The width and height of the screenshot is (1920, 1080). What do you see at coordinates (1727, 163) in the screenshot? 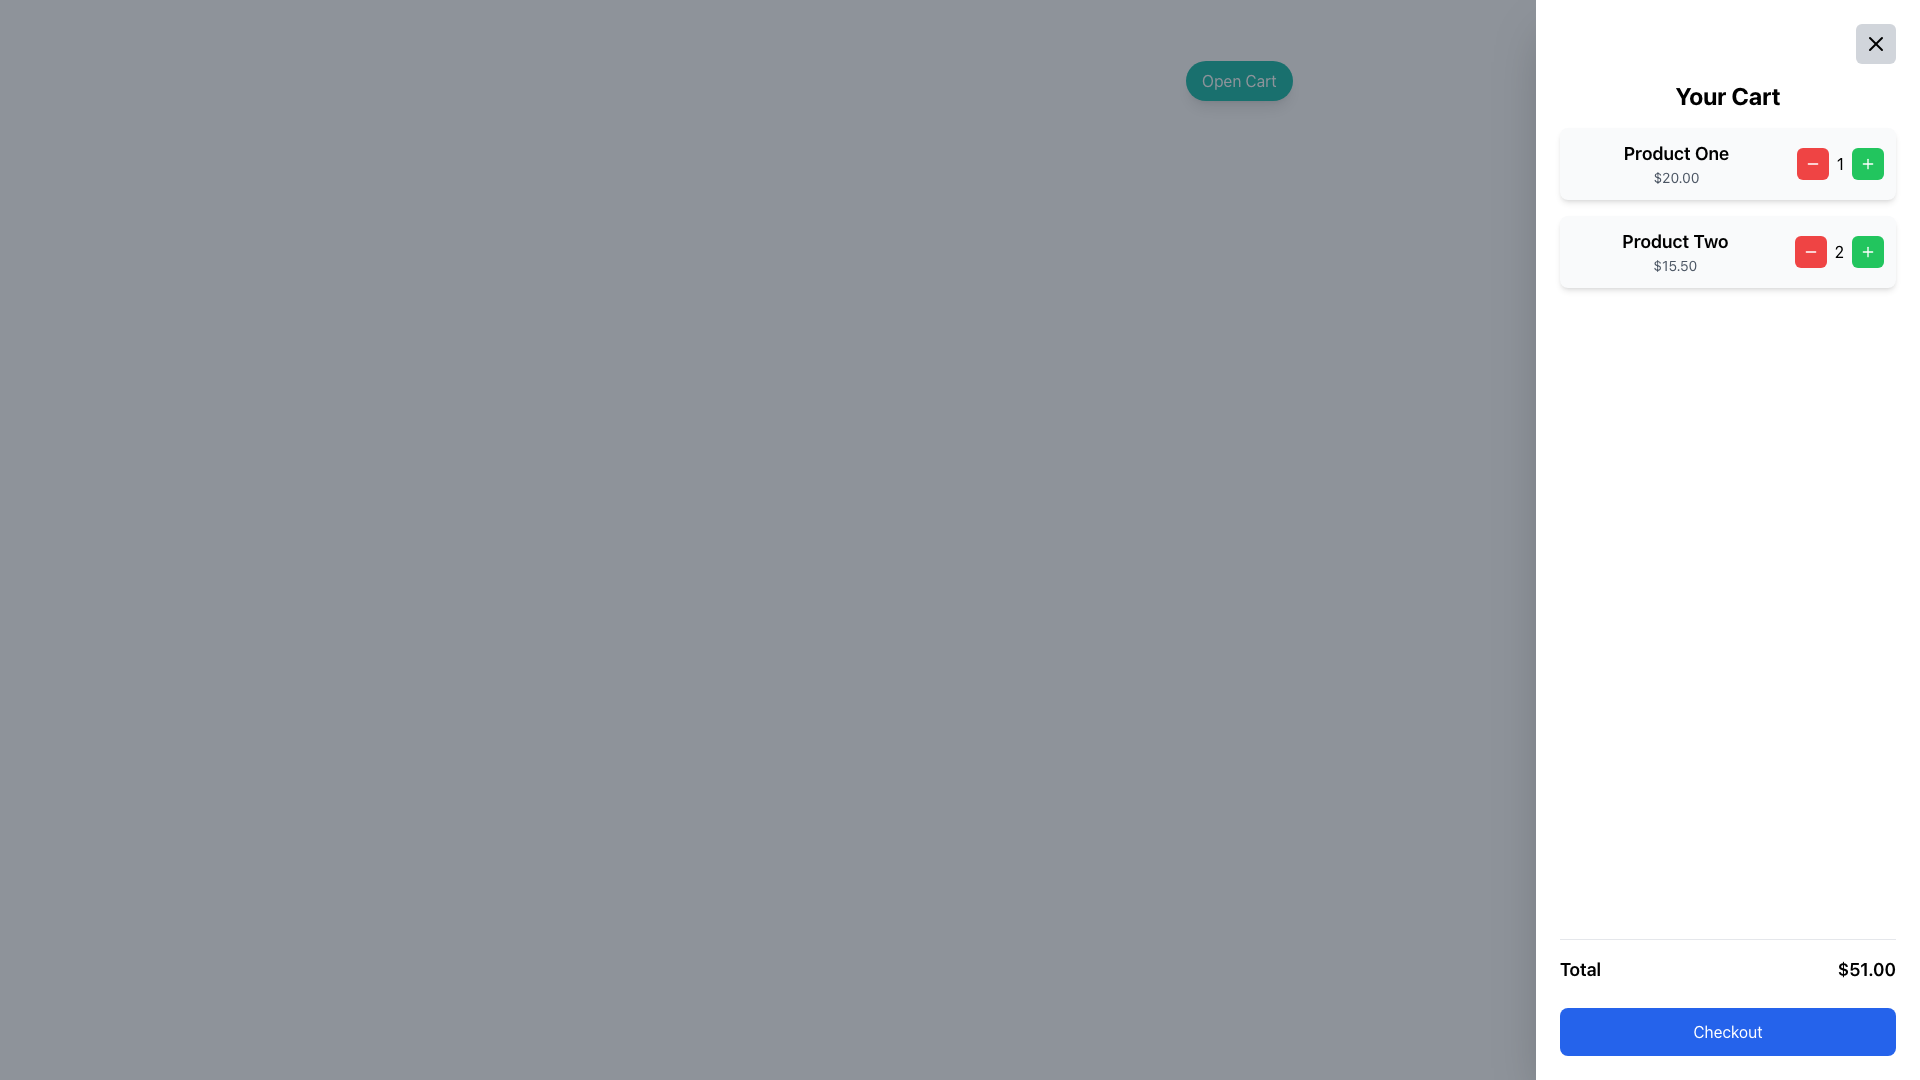
I see `the product name ('Product One') and price ('$20.00') in the cart interface, which is the first item under the 'Your Cart' section` at bounding box center [1727, 163].